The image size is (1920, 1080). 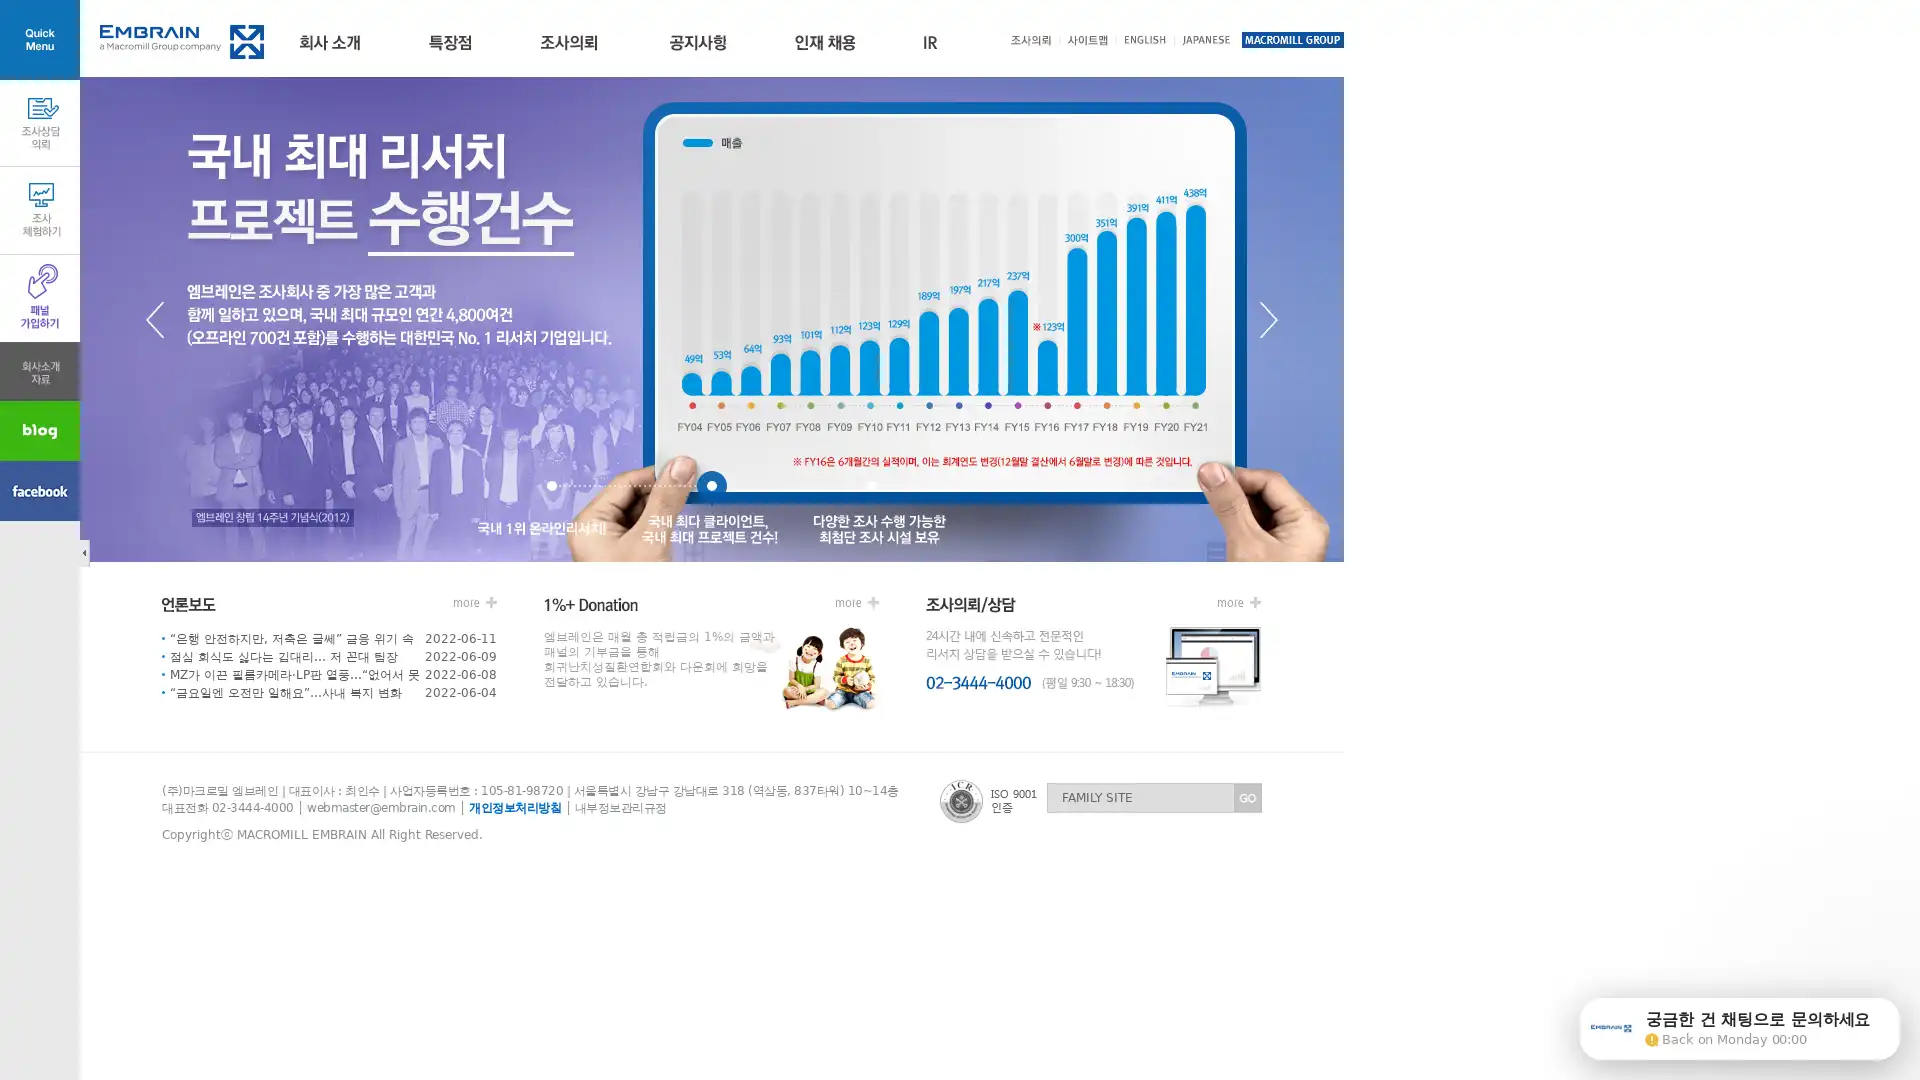 What do you see at coordinates (711, 489) in the screenshot?
I see `2` at bounding box center [711, 489].